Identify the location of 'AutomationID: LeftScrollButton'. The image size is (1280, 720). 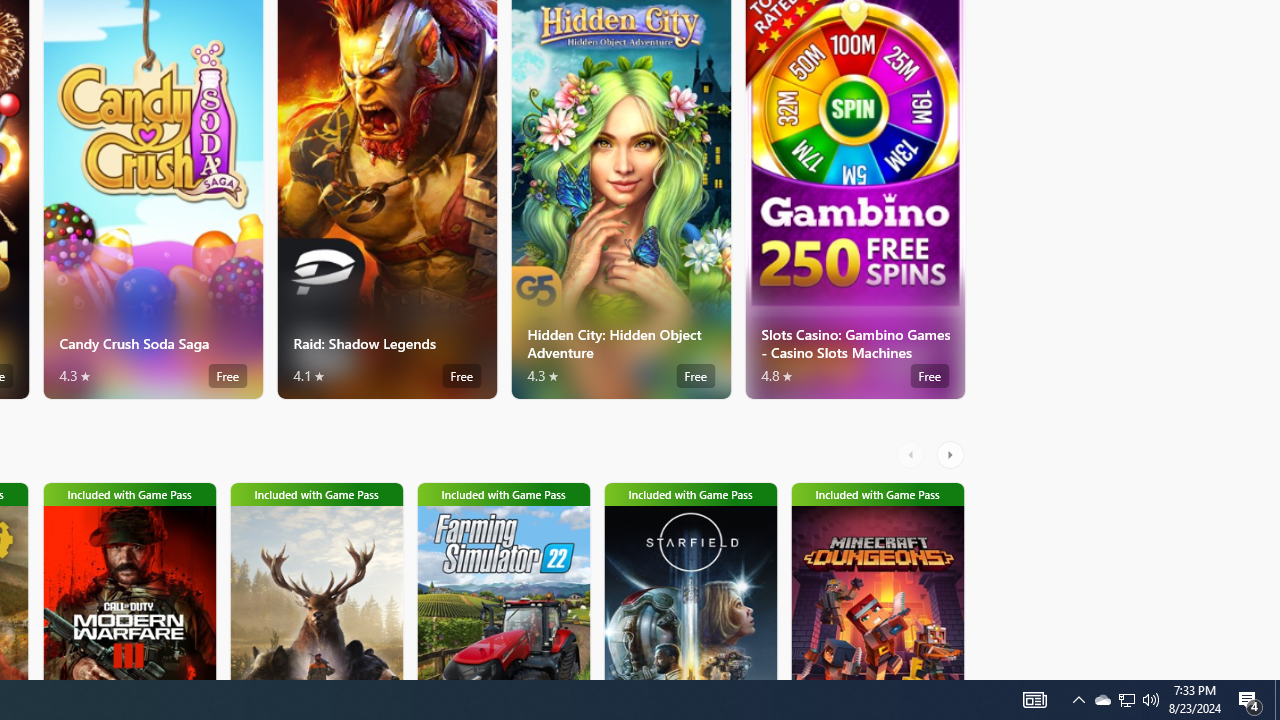
(912, 455).